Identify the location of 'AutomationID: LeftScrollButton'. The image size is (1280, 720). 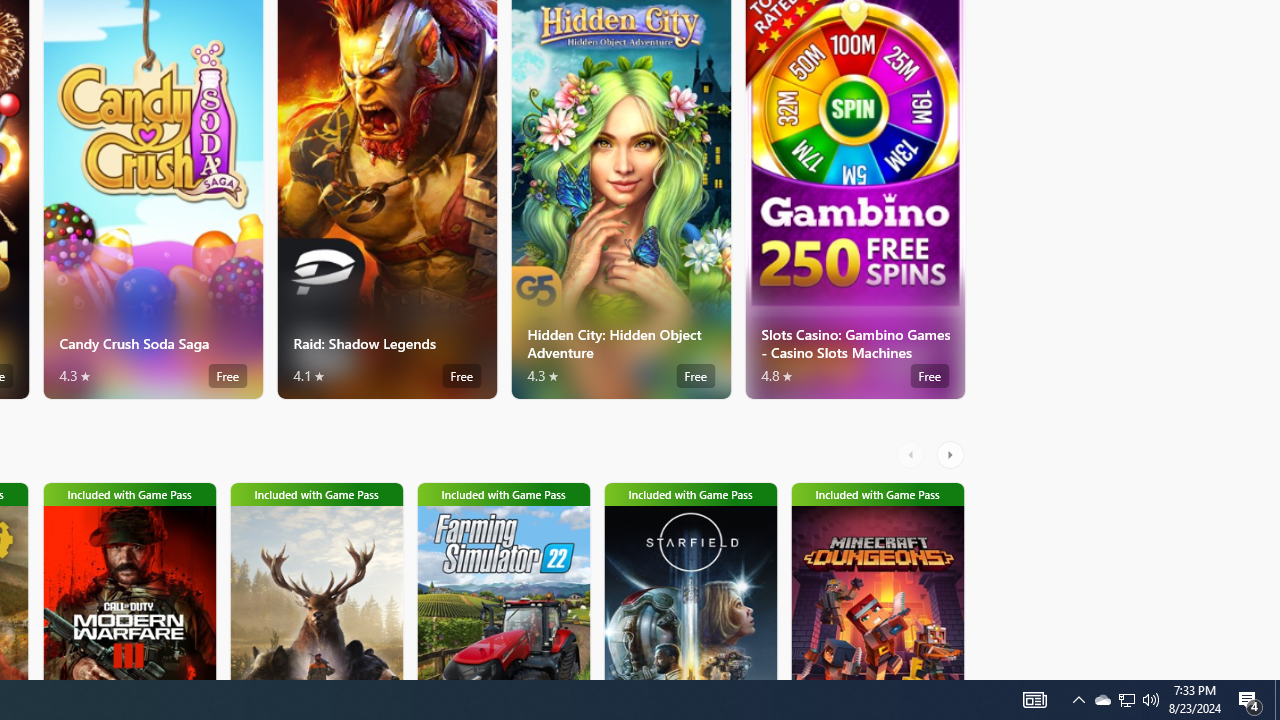
(912, 455).